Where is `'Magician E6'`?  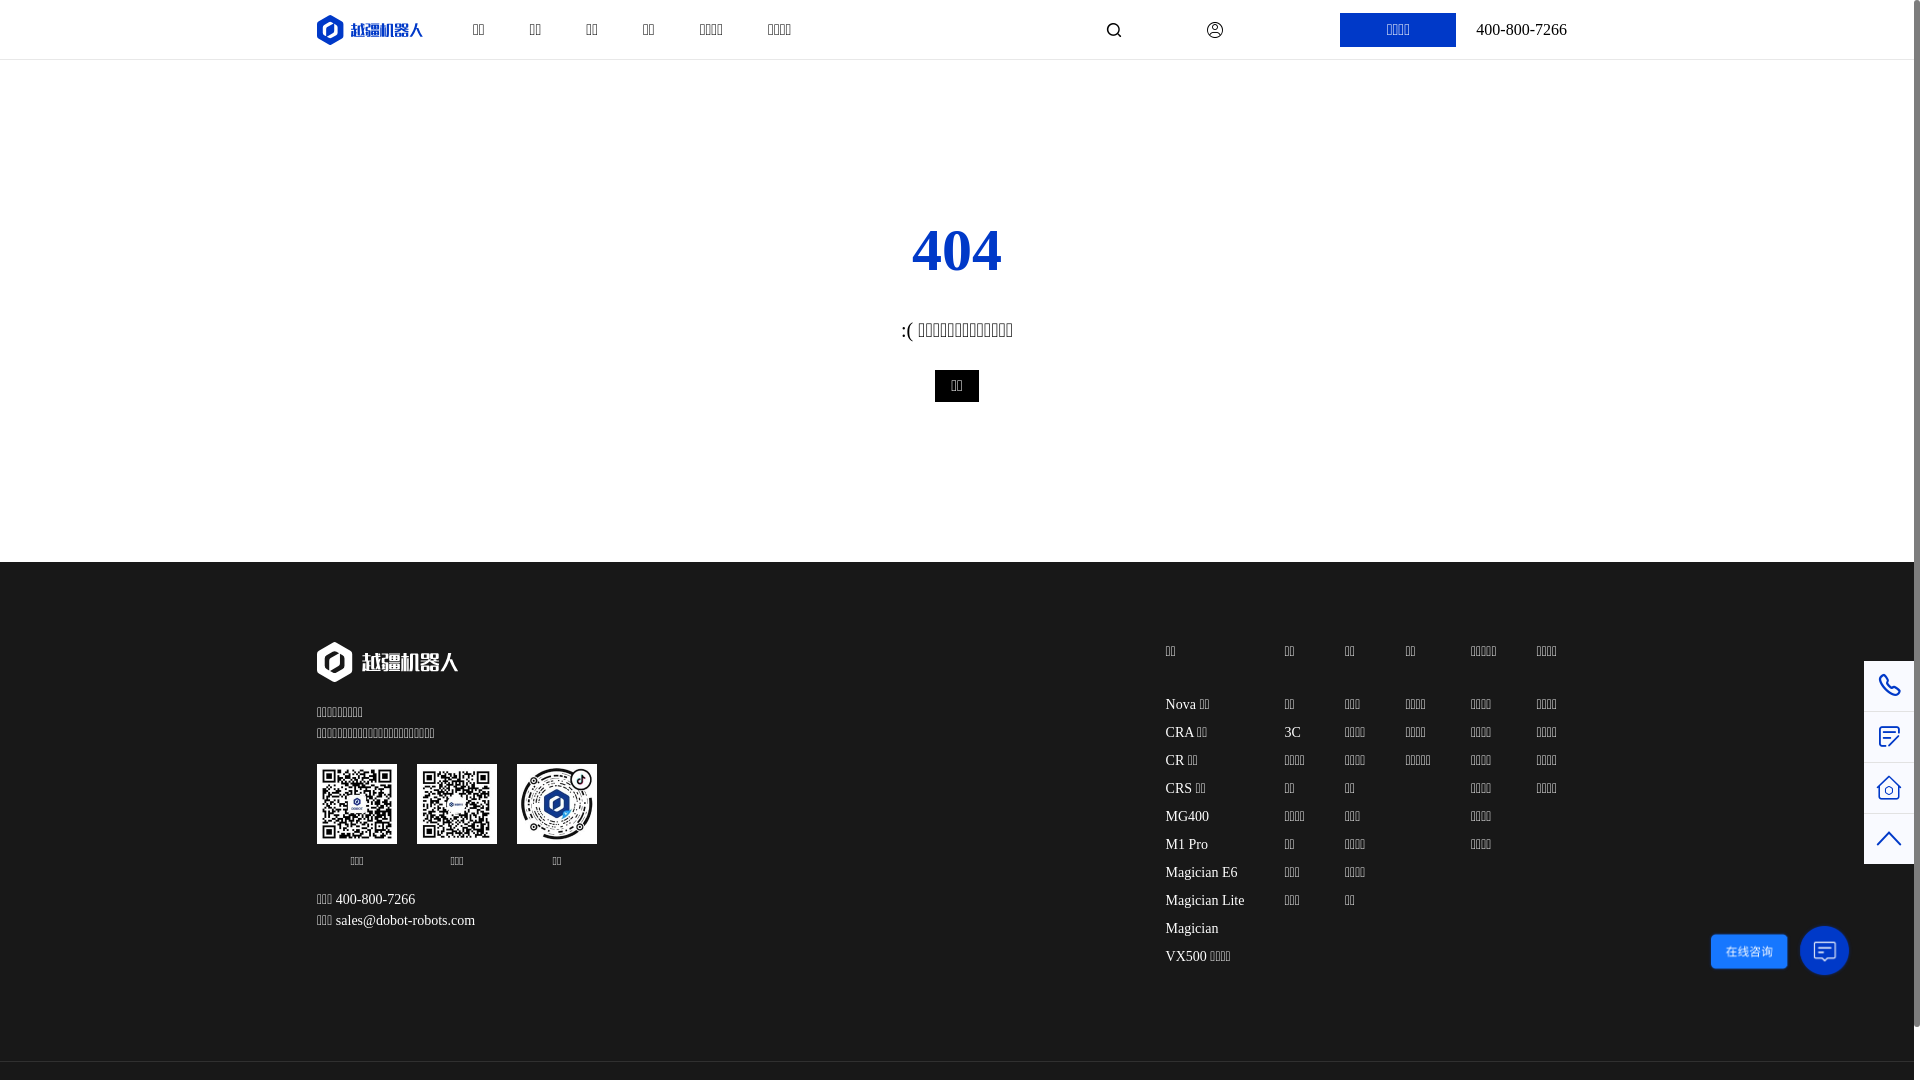
'Magician E6' is located at coordinates (1200, 871).